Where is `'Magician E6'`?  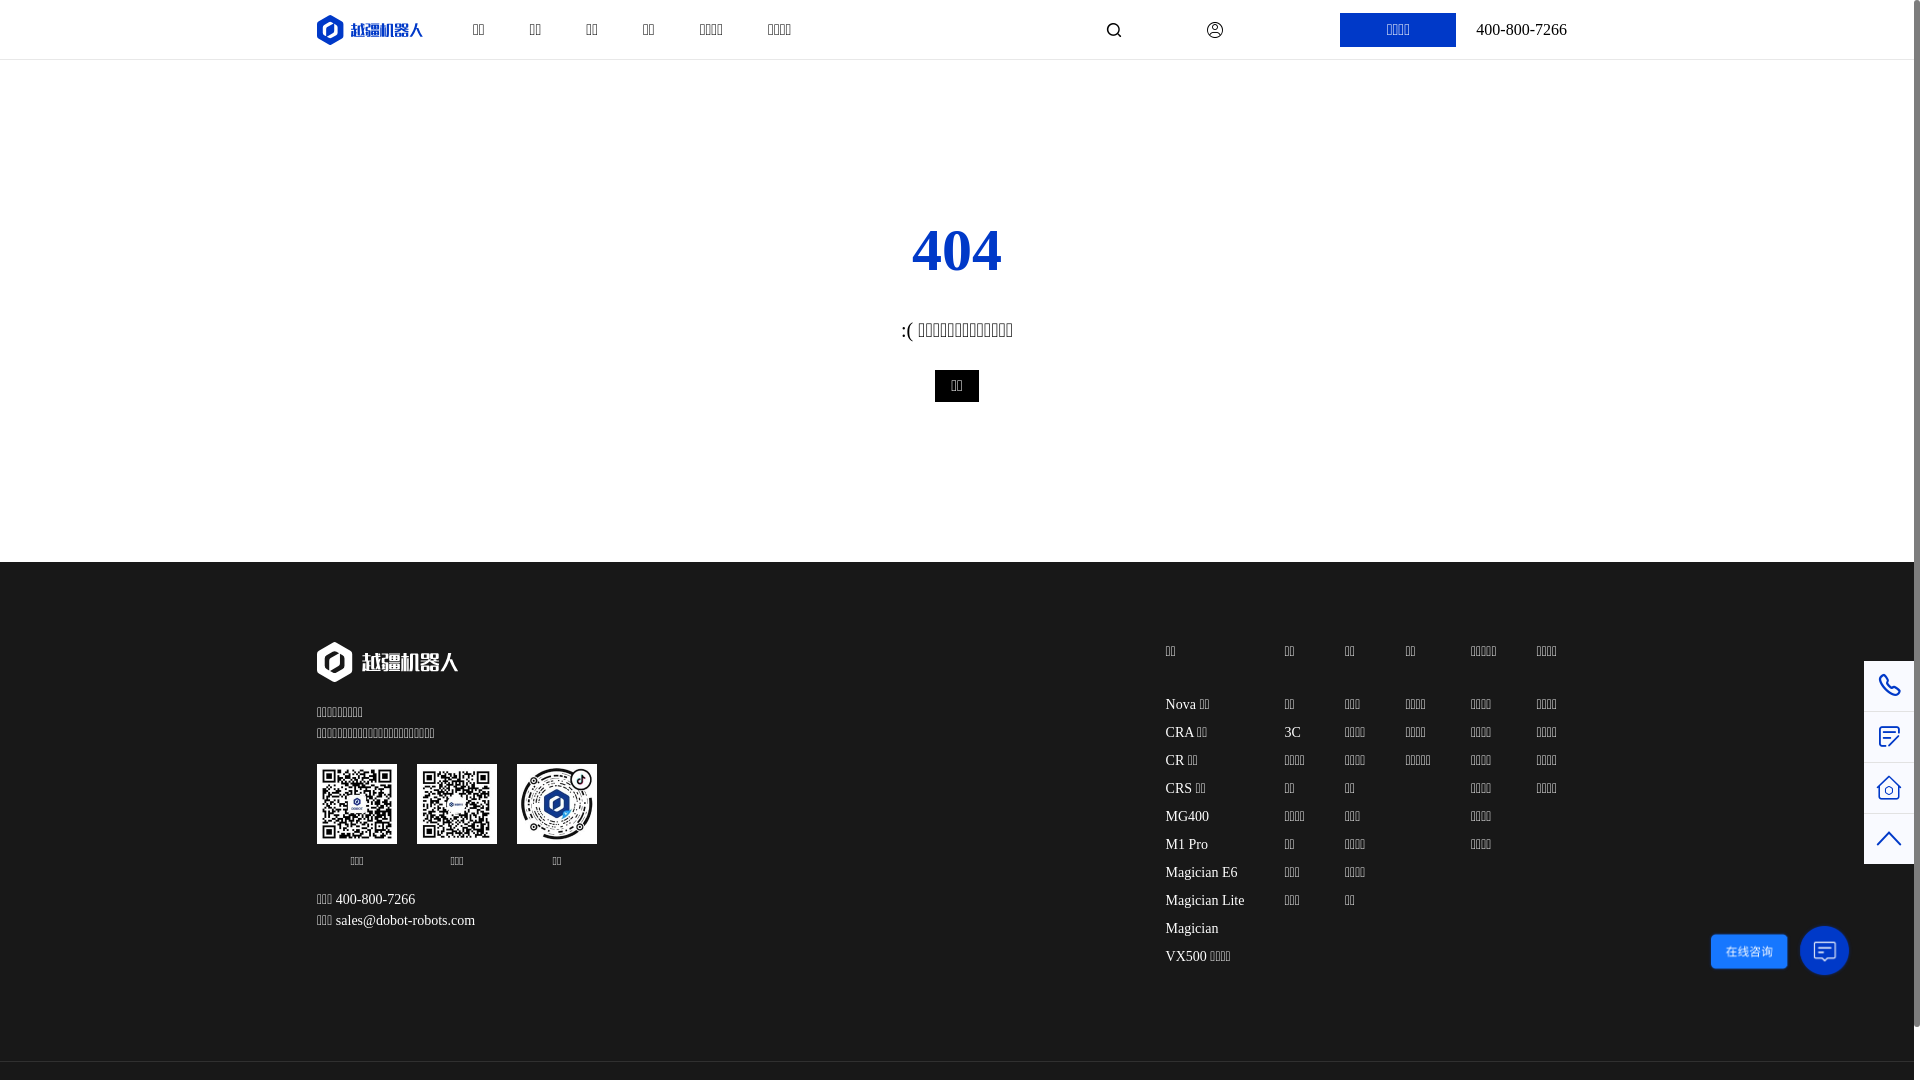
'Magician E6' is located at coordinates (1200, 871).